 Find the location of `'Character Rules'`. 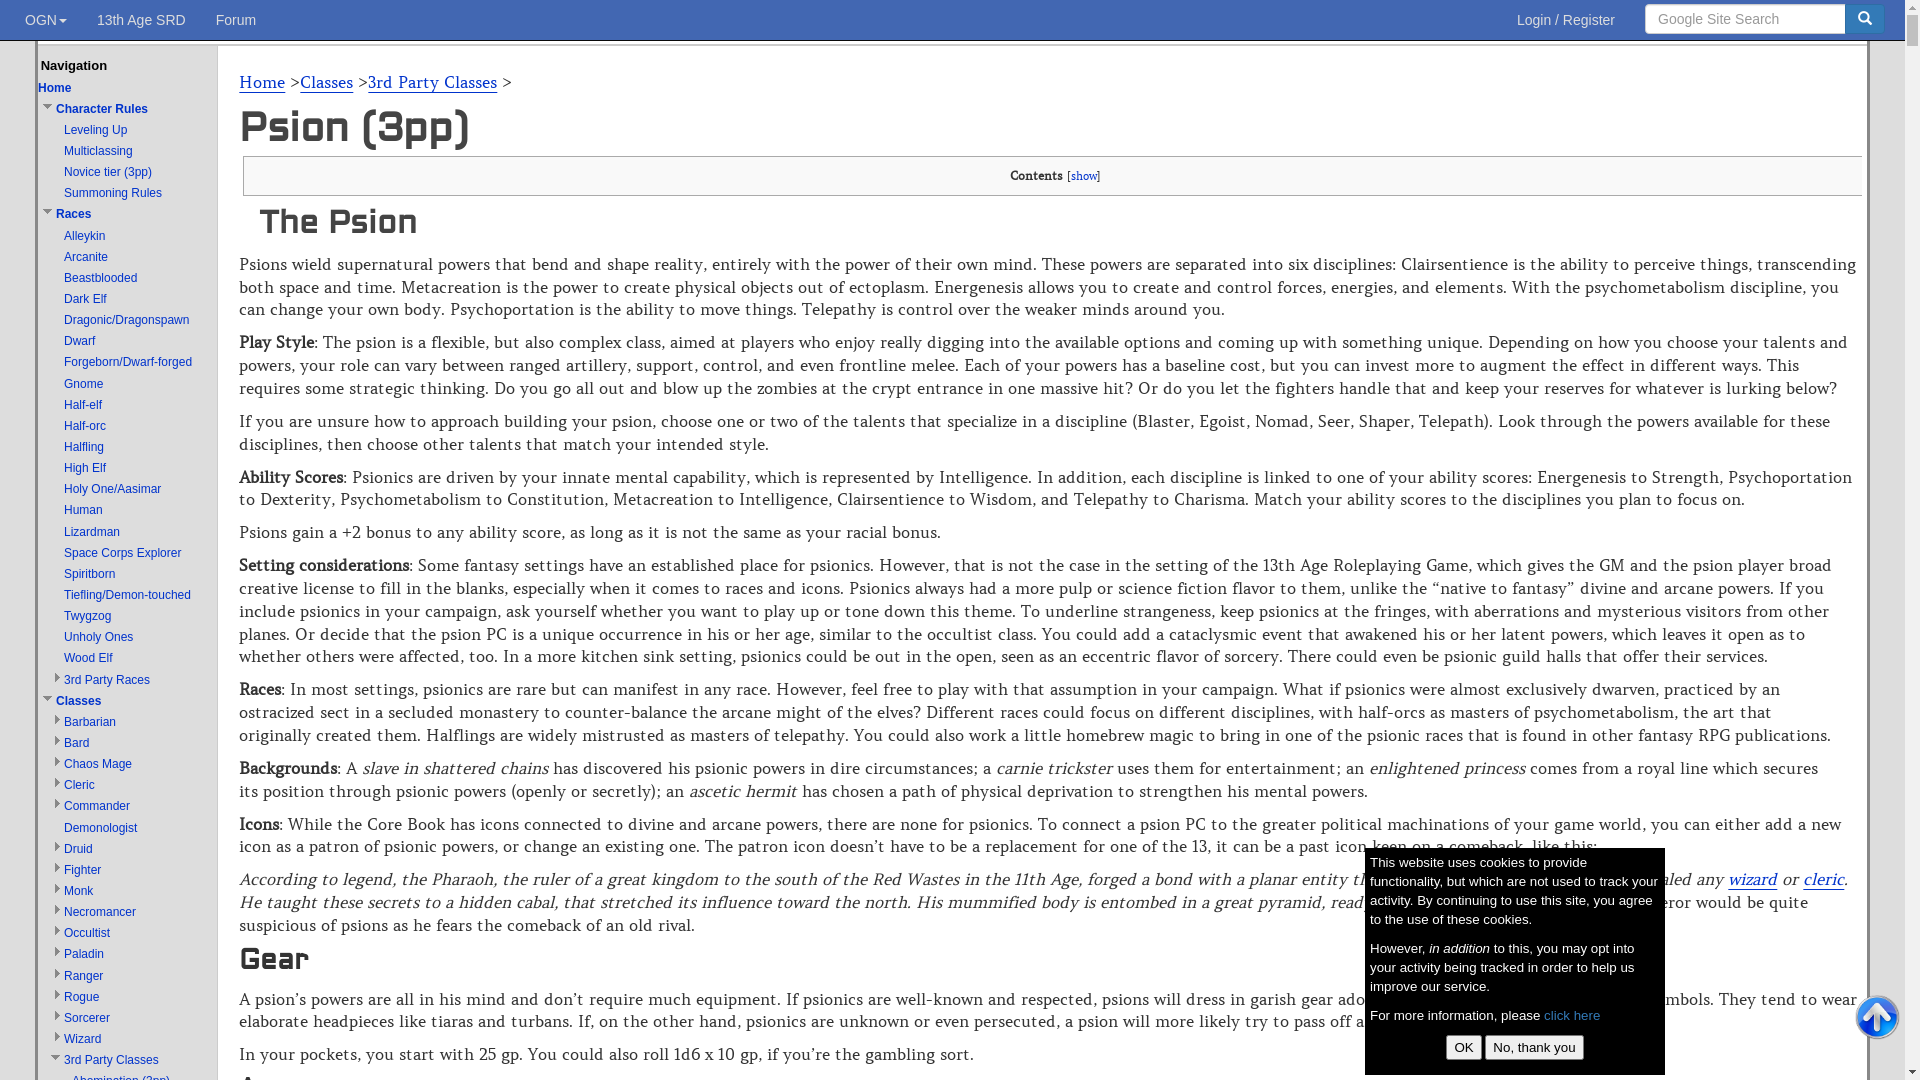

'Character Rules' is located at coordinates (100, 108).